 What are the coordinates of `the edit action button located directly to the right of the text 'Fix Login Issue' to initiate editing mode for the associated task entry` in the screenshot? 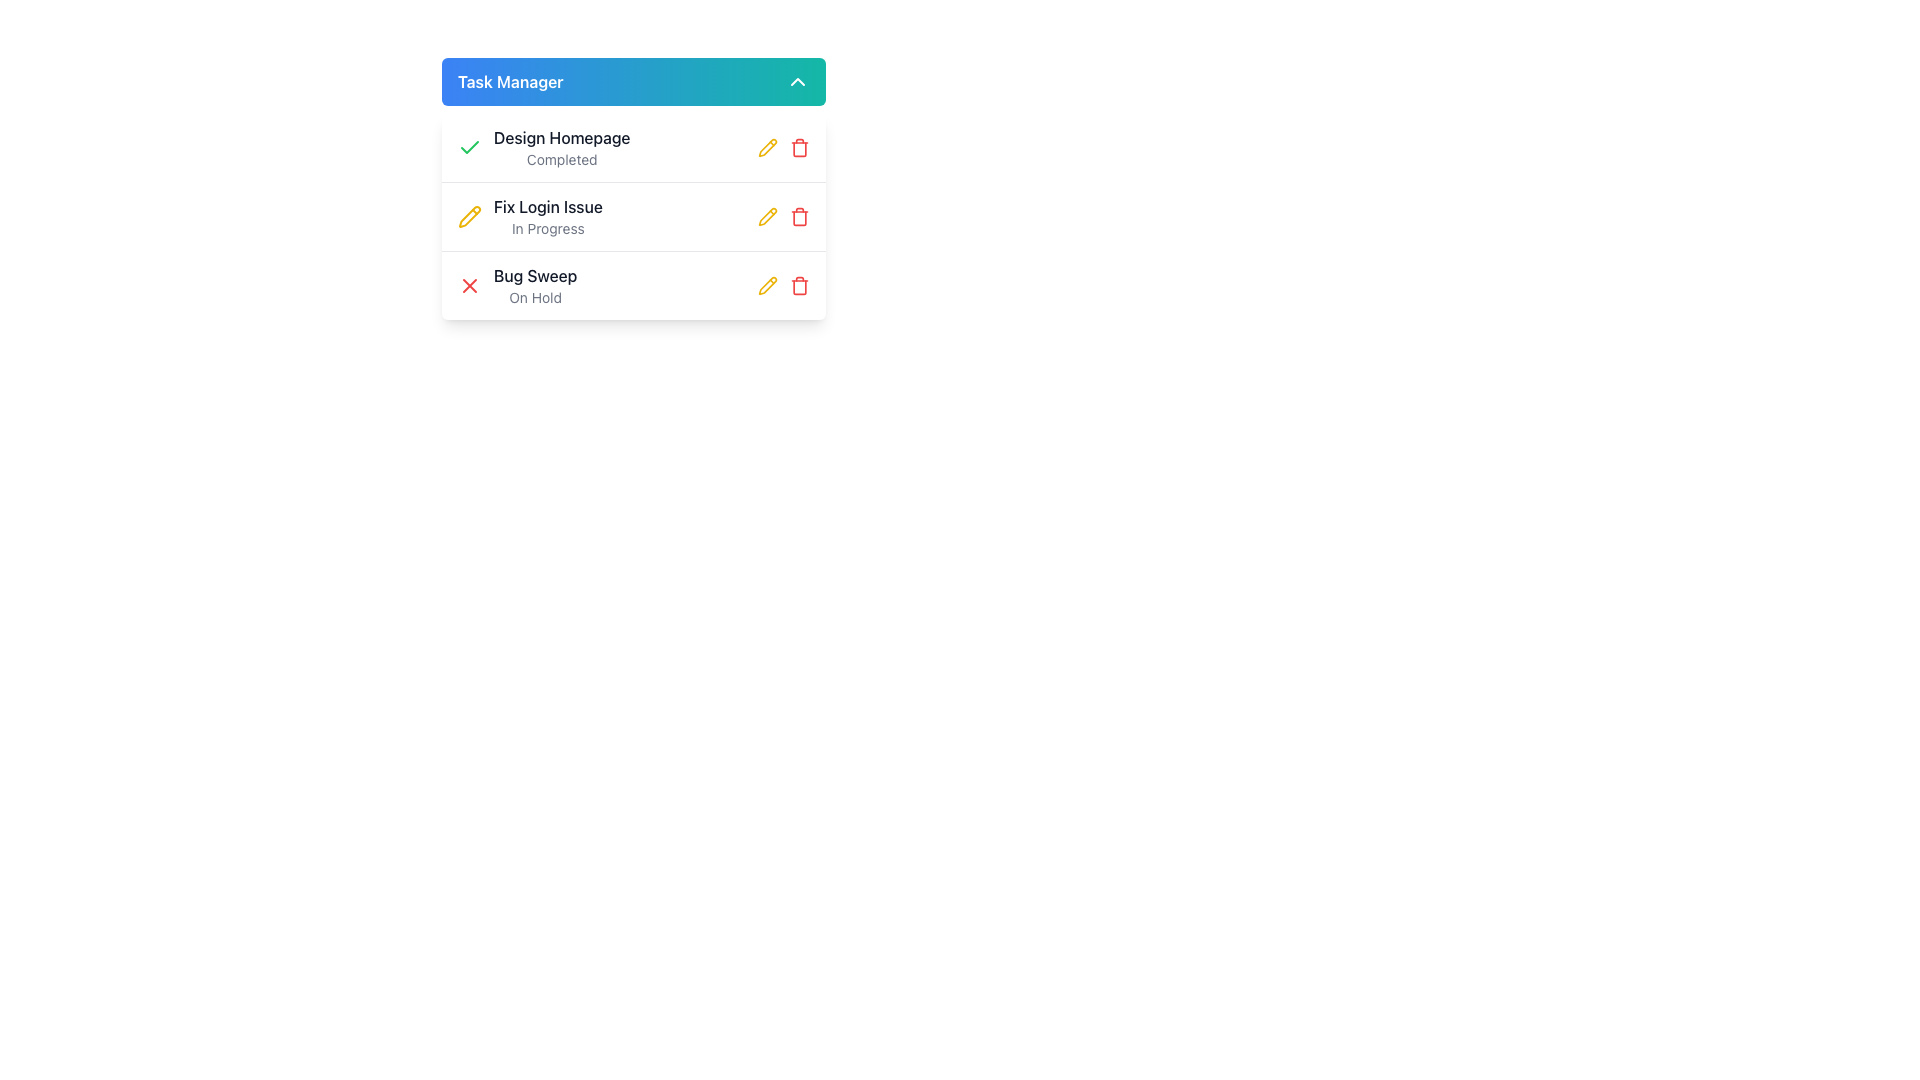 It's located at (469, 216).